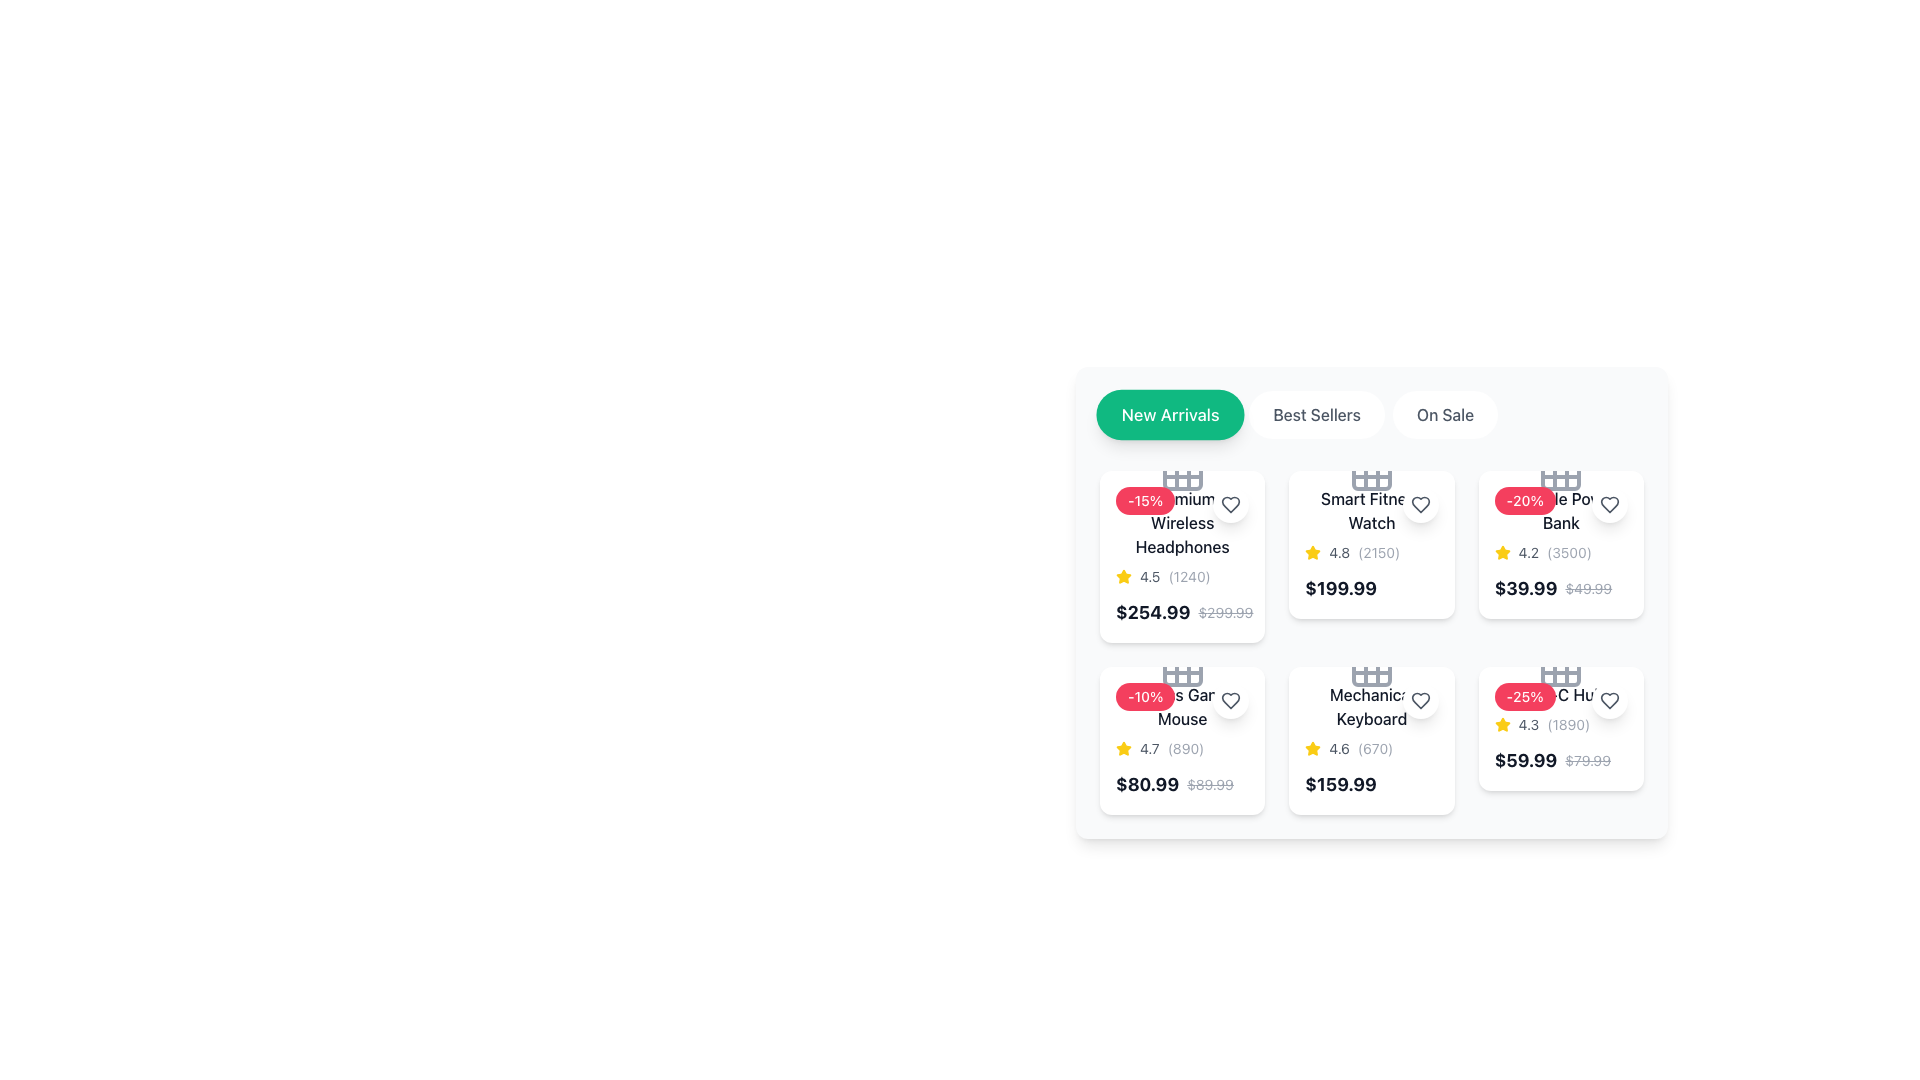 The image size is (1920, 1080). Describe the element at coordinates (1175, 784) in the screenshot. I see `price and discount information from the price display element showing the current price '$80.99' and the original price '$89.99' located in the second card of the grid layout for the 'Wireless Gar Mouse'` at that location.